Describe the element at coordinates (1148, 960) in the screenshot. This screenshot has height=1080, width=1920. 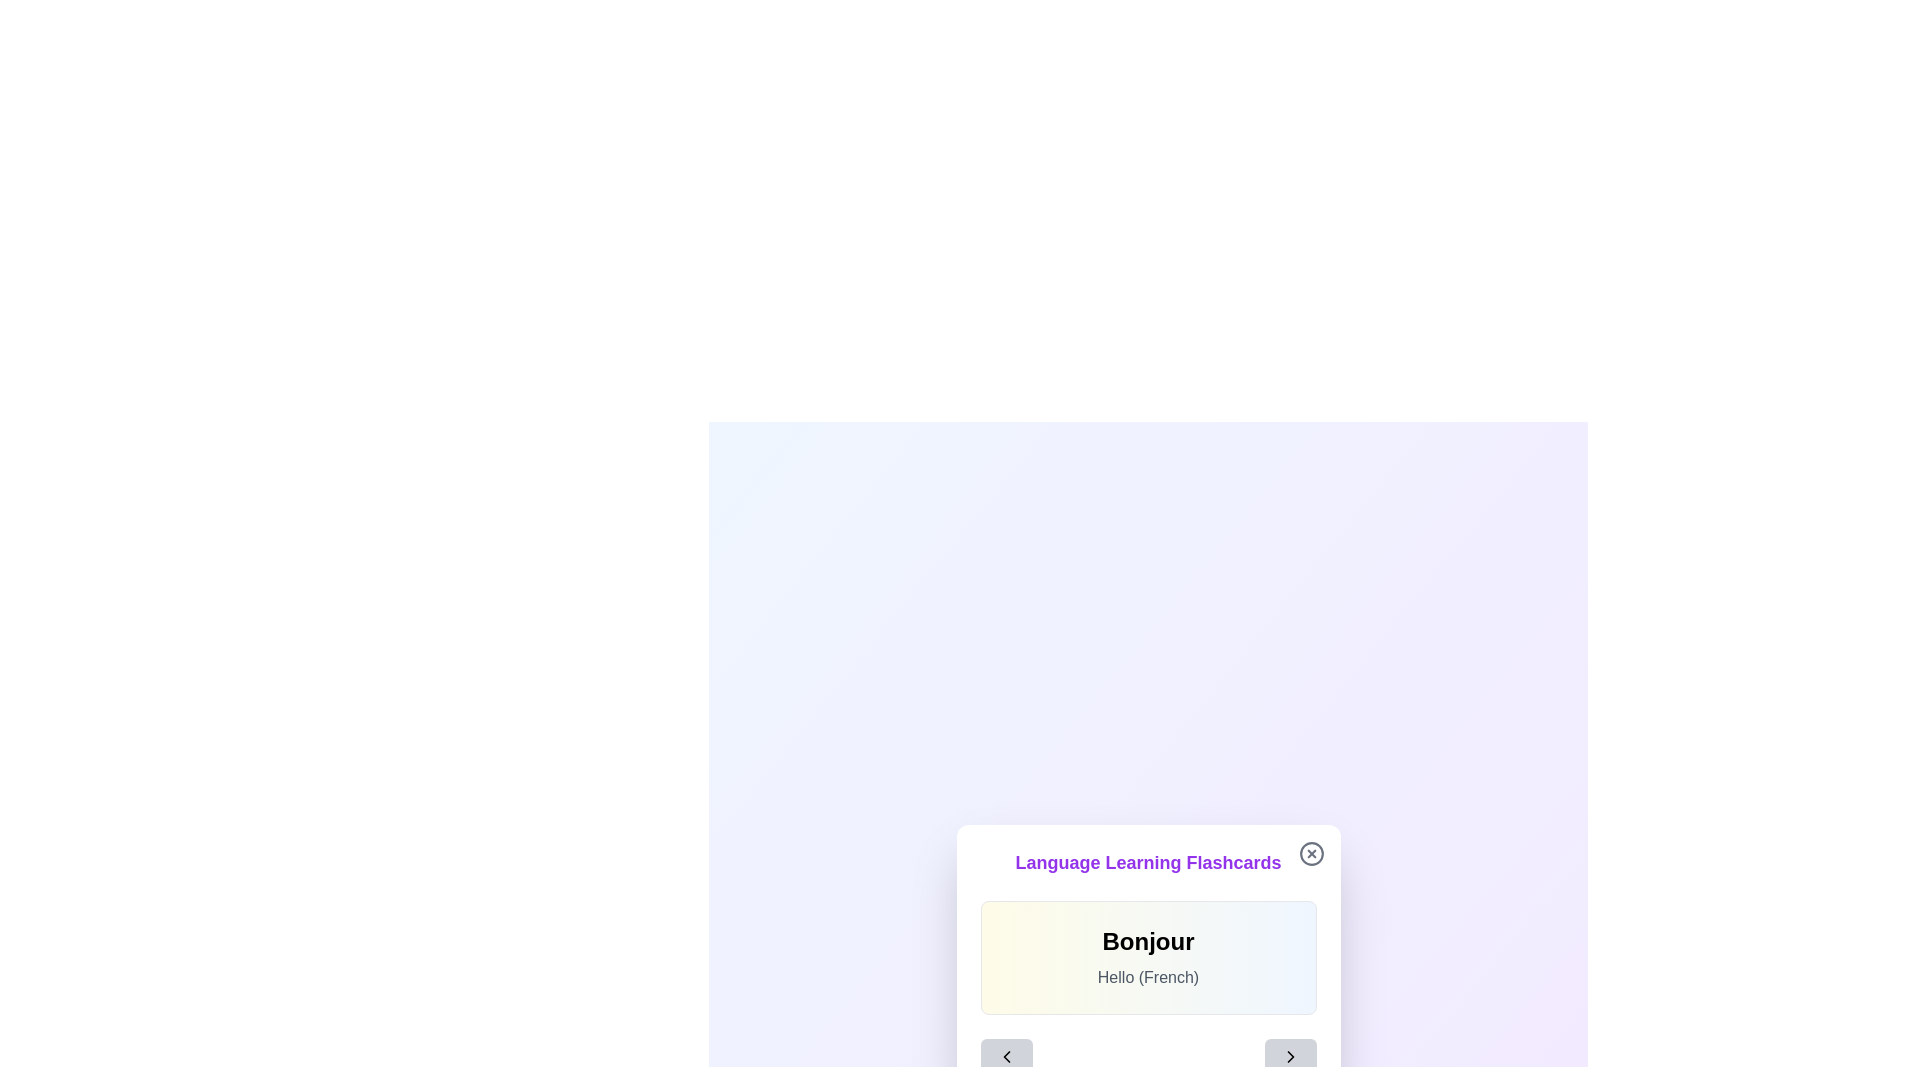
I see `text within the language learning flashcard, which is centered below the purple title 'Language Learning Flashcards' and above the navigation buttons` at that location.